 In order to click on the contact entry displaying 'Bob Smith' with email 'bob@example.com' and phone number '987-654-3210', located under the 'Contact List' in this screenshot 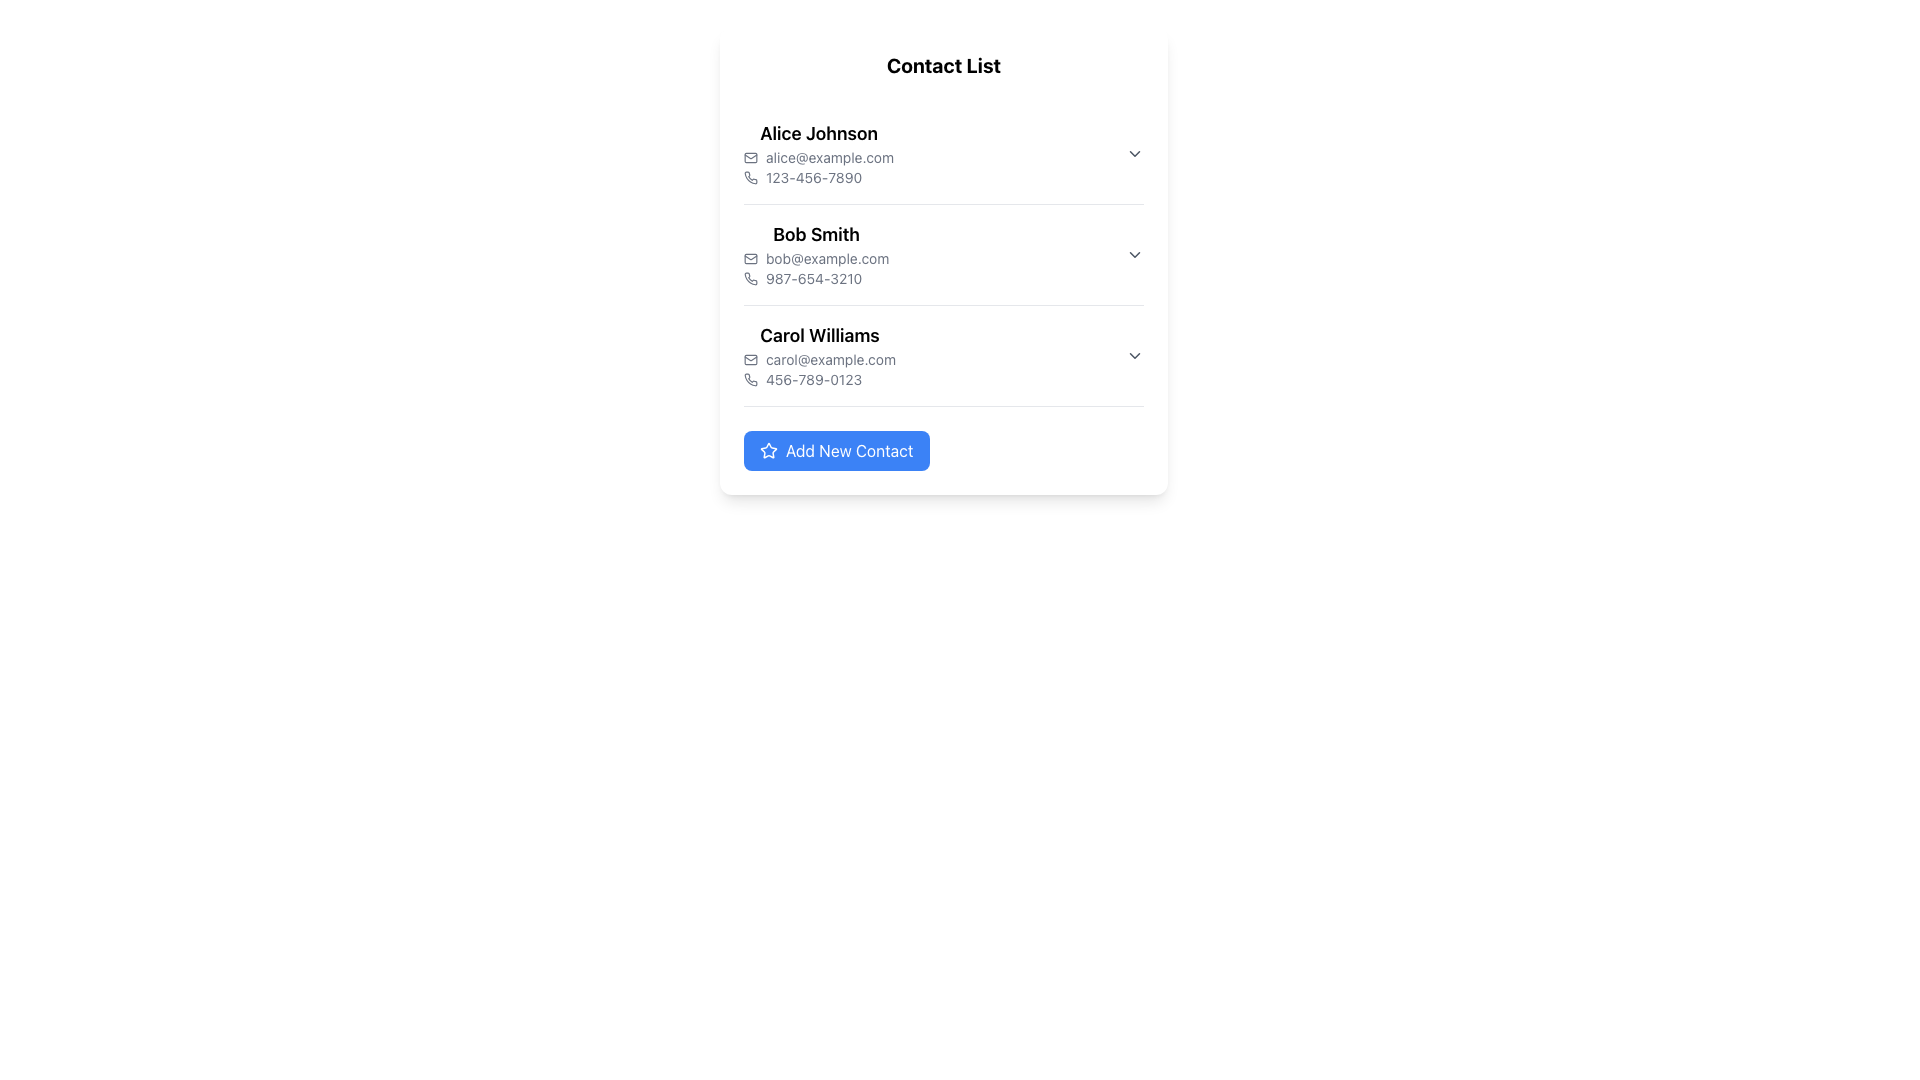, I will do `click(943, 260)`.